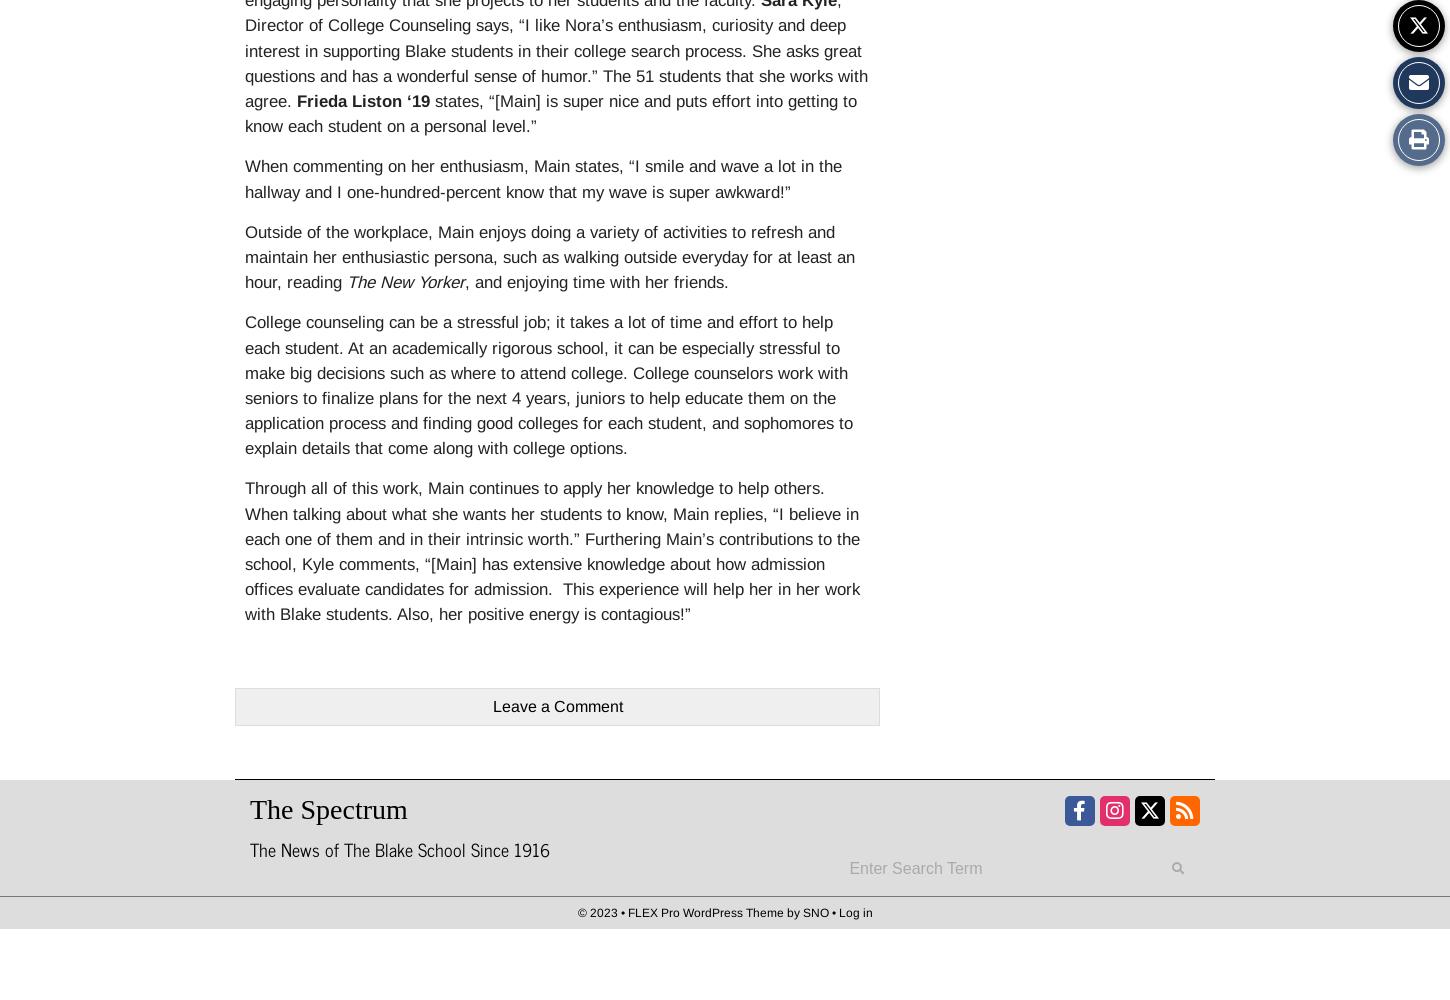 This screenshot has height=1000, width=1450. Describe the element at coordinates (549, 257) in the screenshot. I see `'Outside of the workplace, Main enjoys doing a variety of activities to refresh and maintain her enthusiastic persona, such as walking outside everyday for at least an hour, reading'` at that location.